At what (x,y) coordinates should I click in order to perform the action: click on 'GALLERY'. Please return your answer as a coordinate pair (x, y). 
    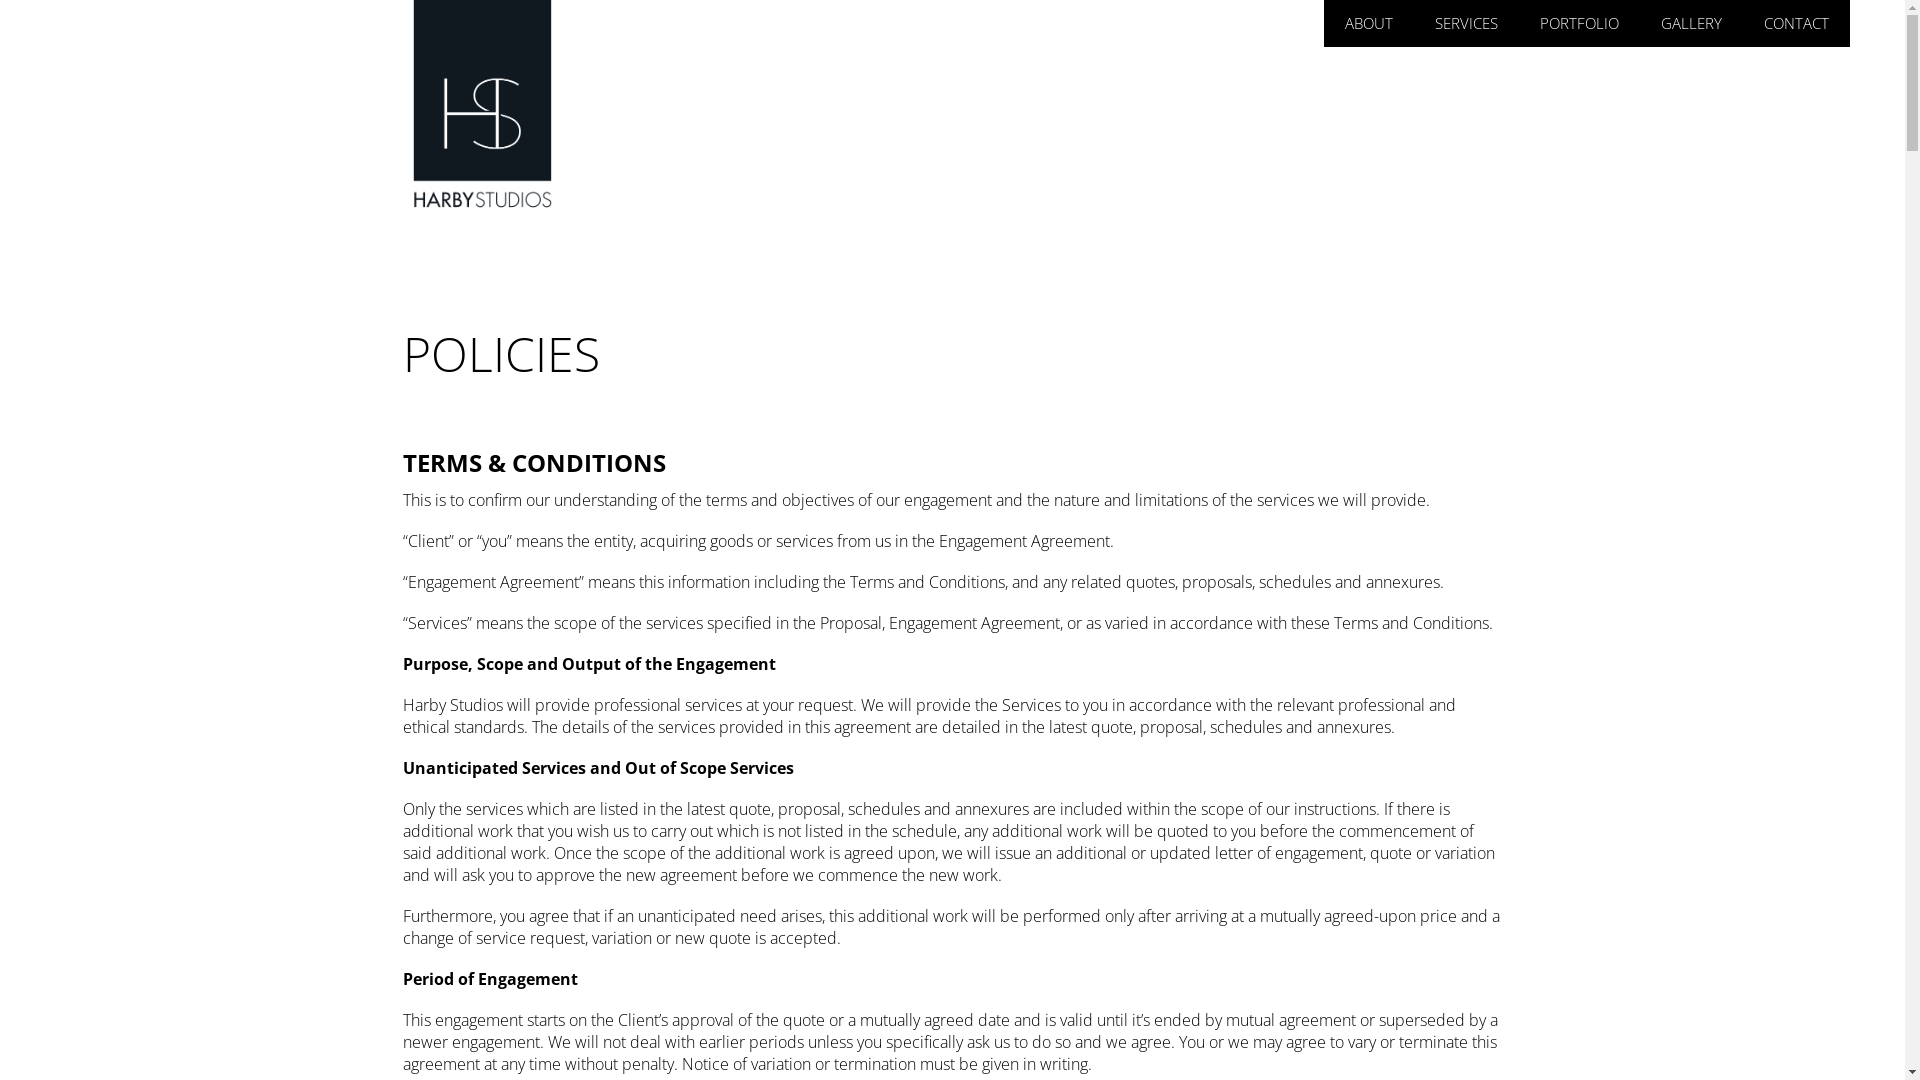
    Looking at the image, I should click on (1652, 23).